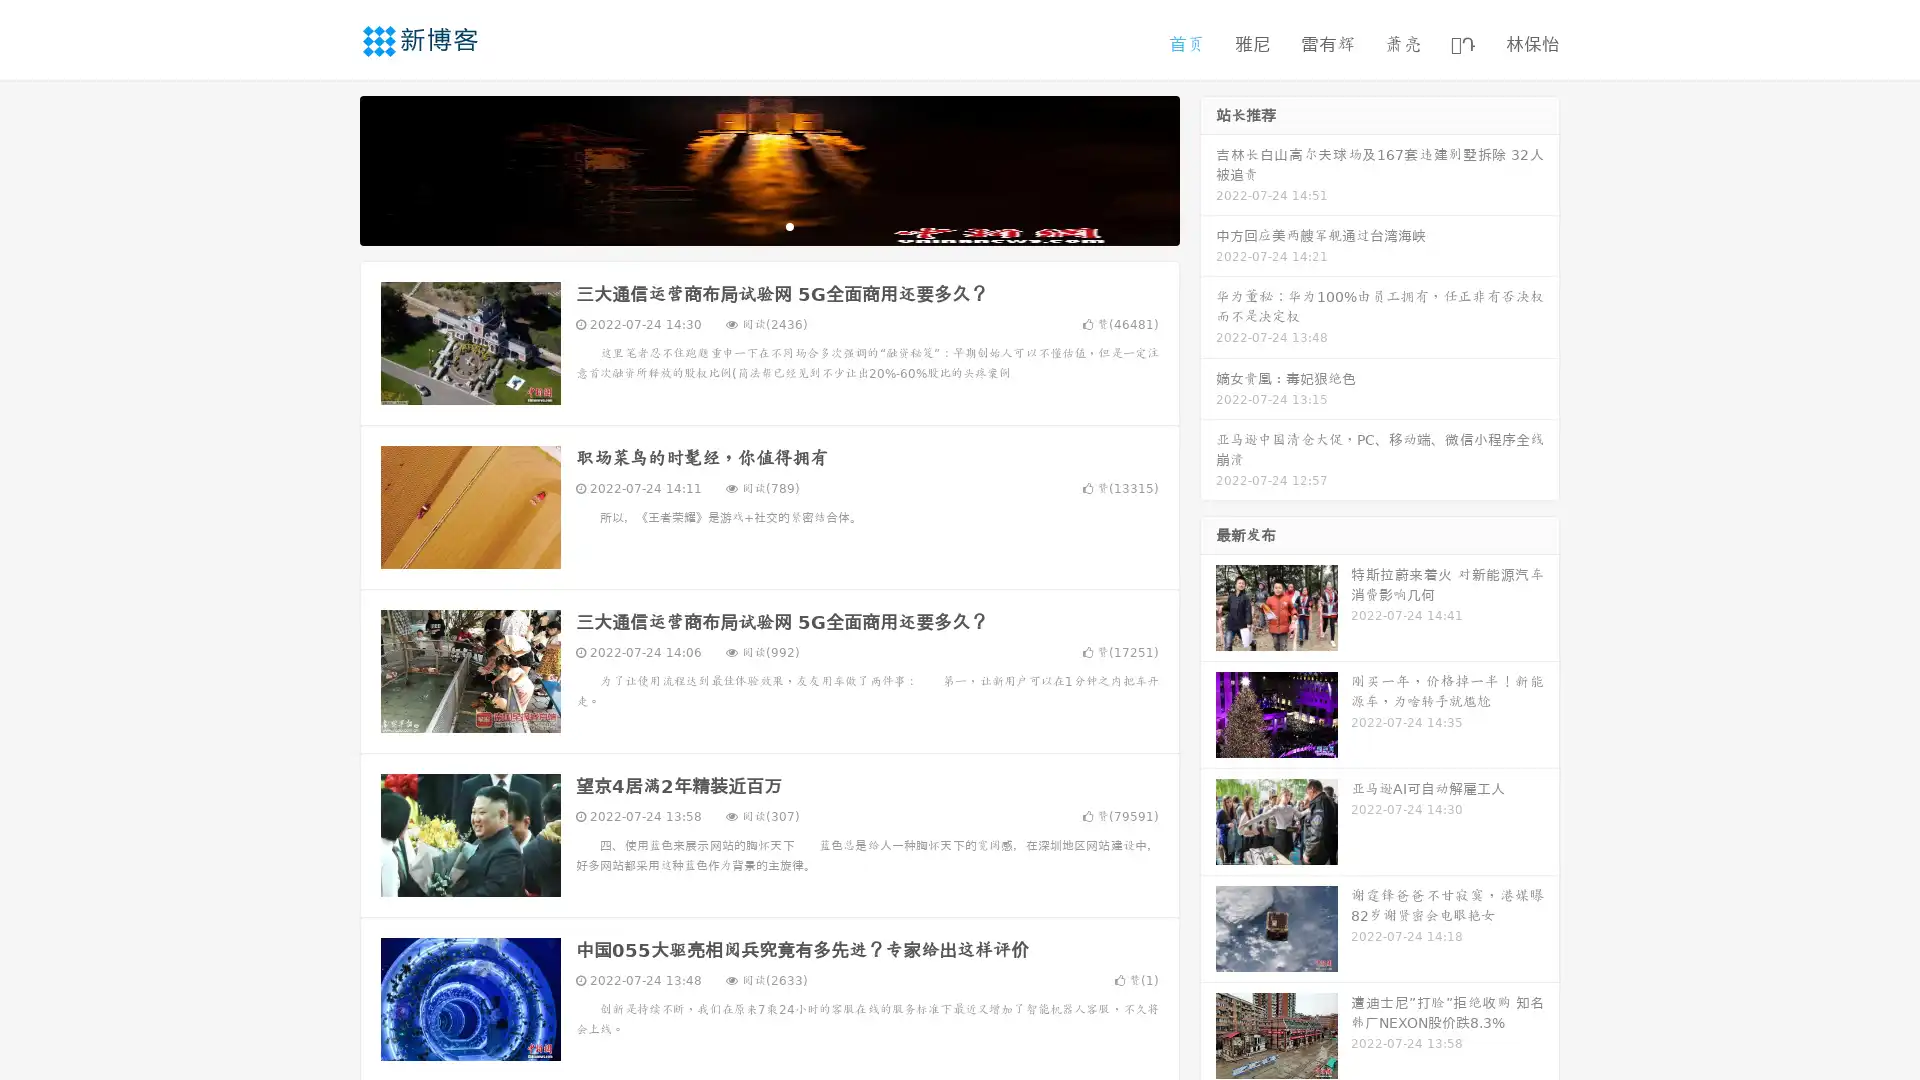  Describe the element at coordinates (1208, 168) in the screenshot. I see `Next slide` at that location.